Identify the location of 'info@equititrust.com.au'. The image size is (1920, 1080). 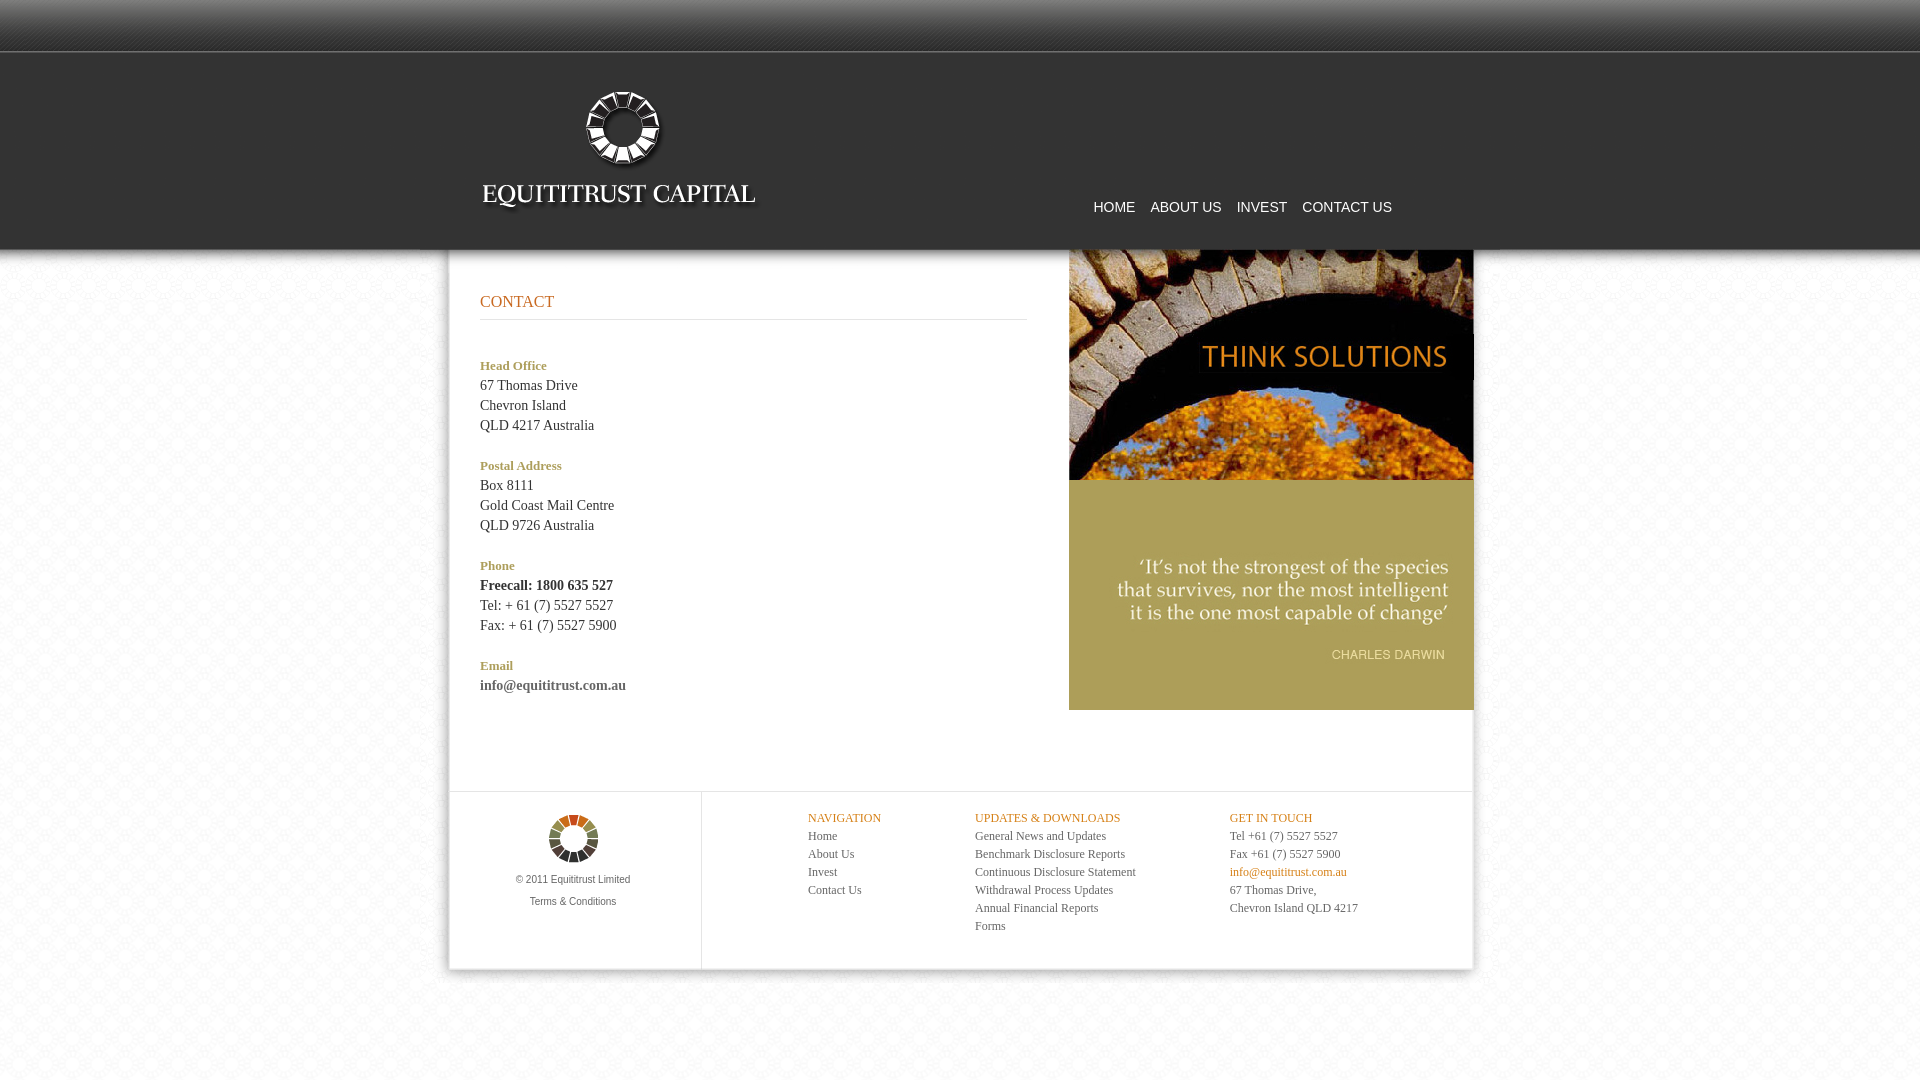
(1288, 870).